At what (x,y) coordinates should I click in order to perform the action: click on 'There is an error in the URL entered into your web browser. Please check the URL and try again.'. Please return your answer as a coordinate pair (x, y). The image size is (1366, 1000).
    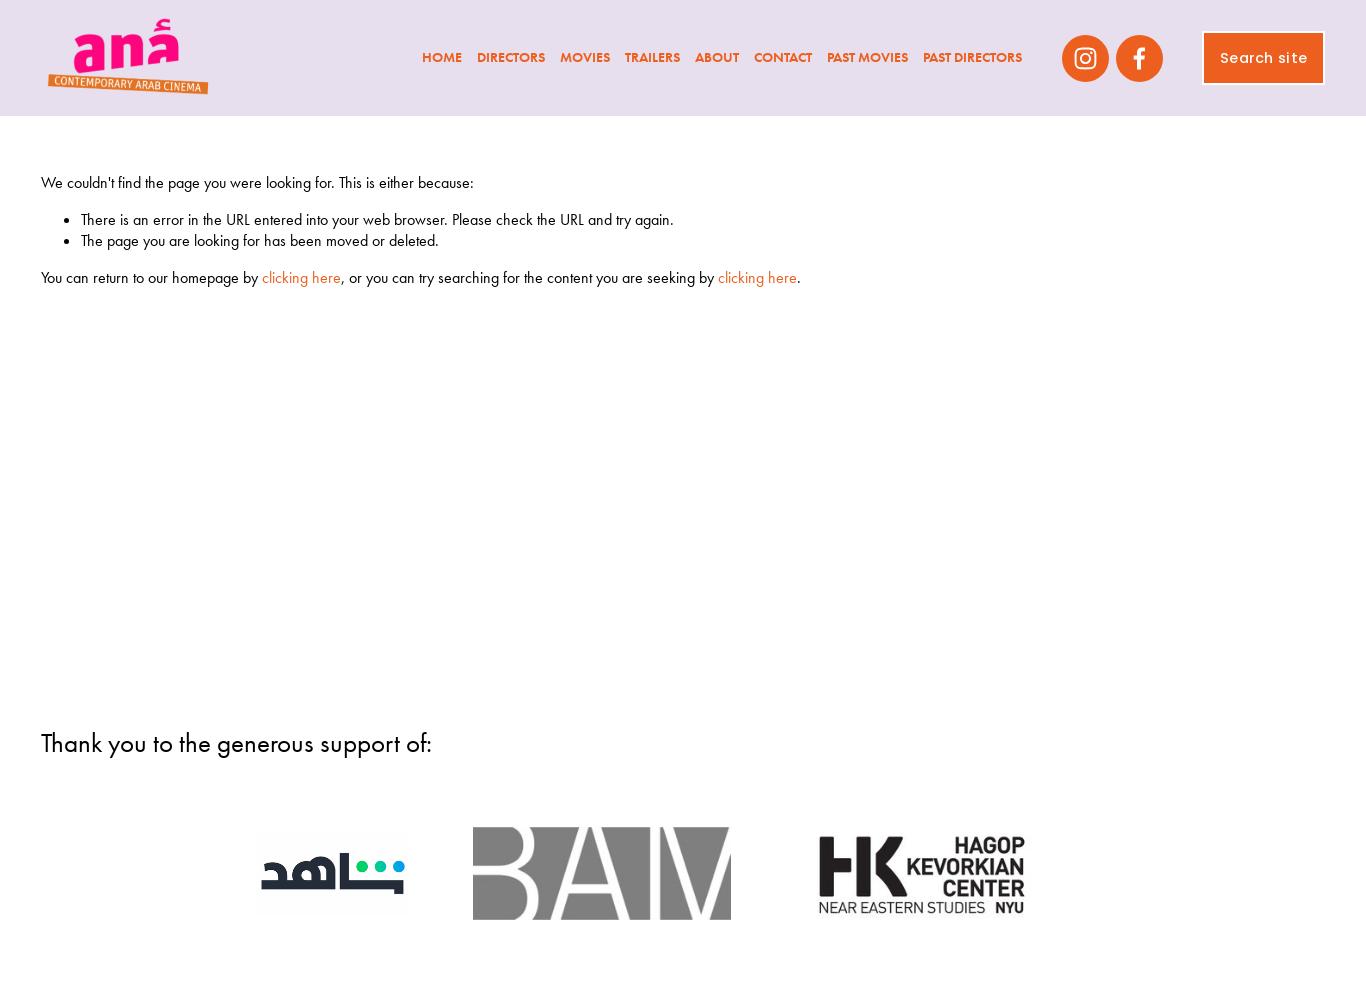
    Looking at the image, I should click on (375, 218).